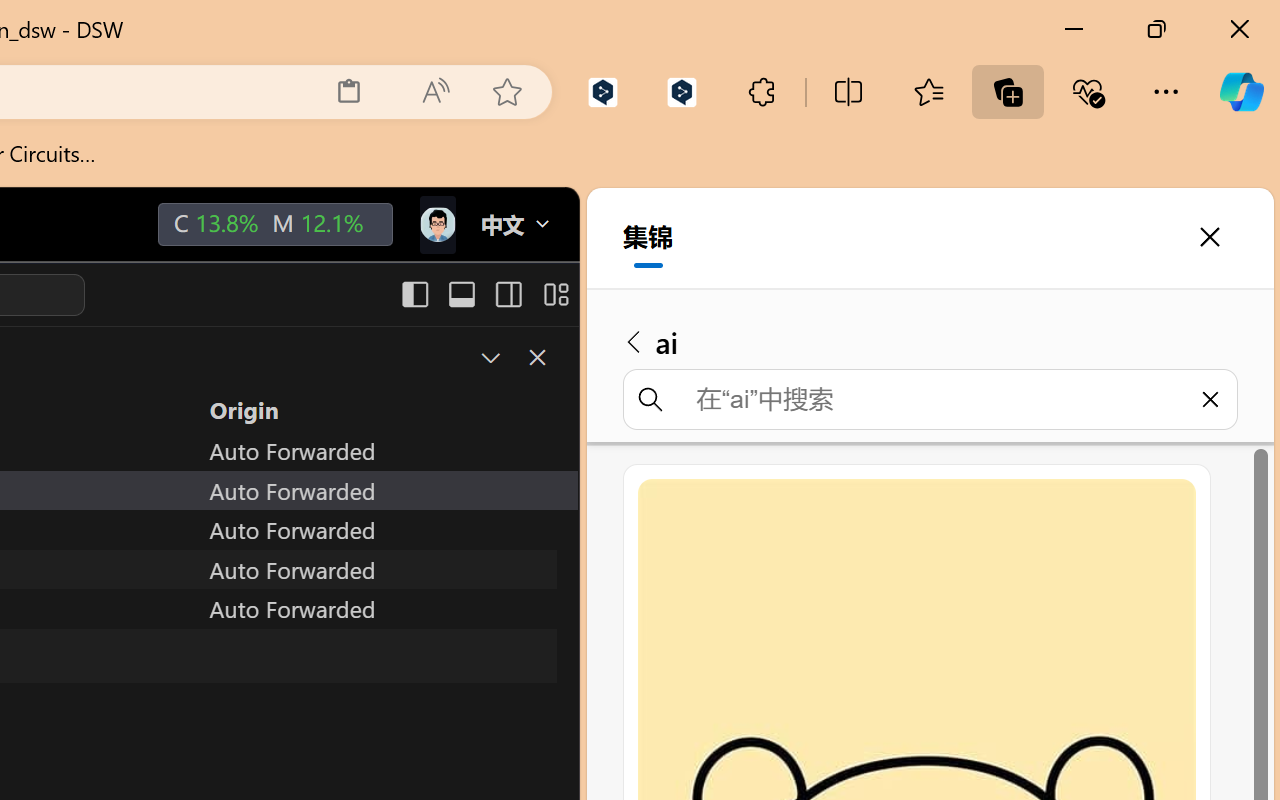 Image resolution: width=1280 pixels, height=800 pixels. Describe the element at coordinates (1240, 91) in the screenshot. I see `'Copilot (Ctrl+Shift+.)'` at that location.